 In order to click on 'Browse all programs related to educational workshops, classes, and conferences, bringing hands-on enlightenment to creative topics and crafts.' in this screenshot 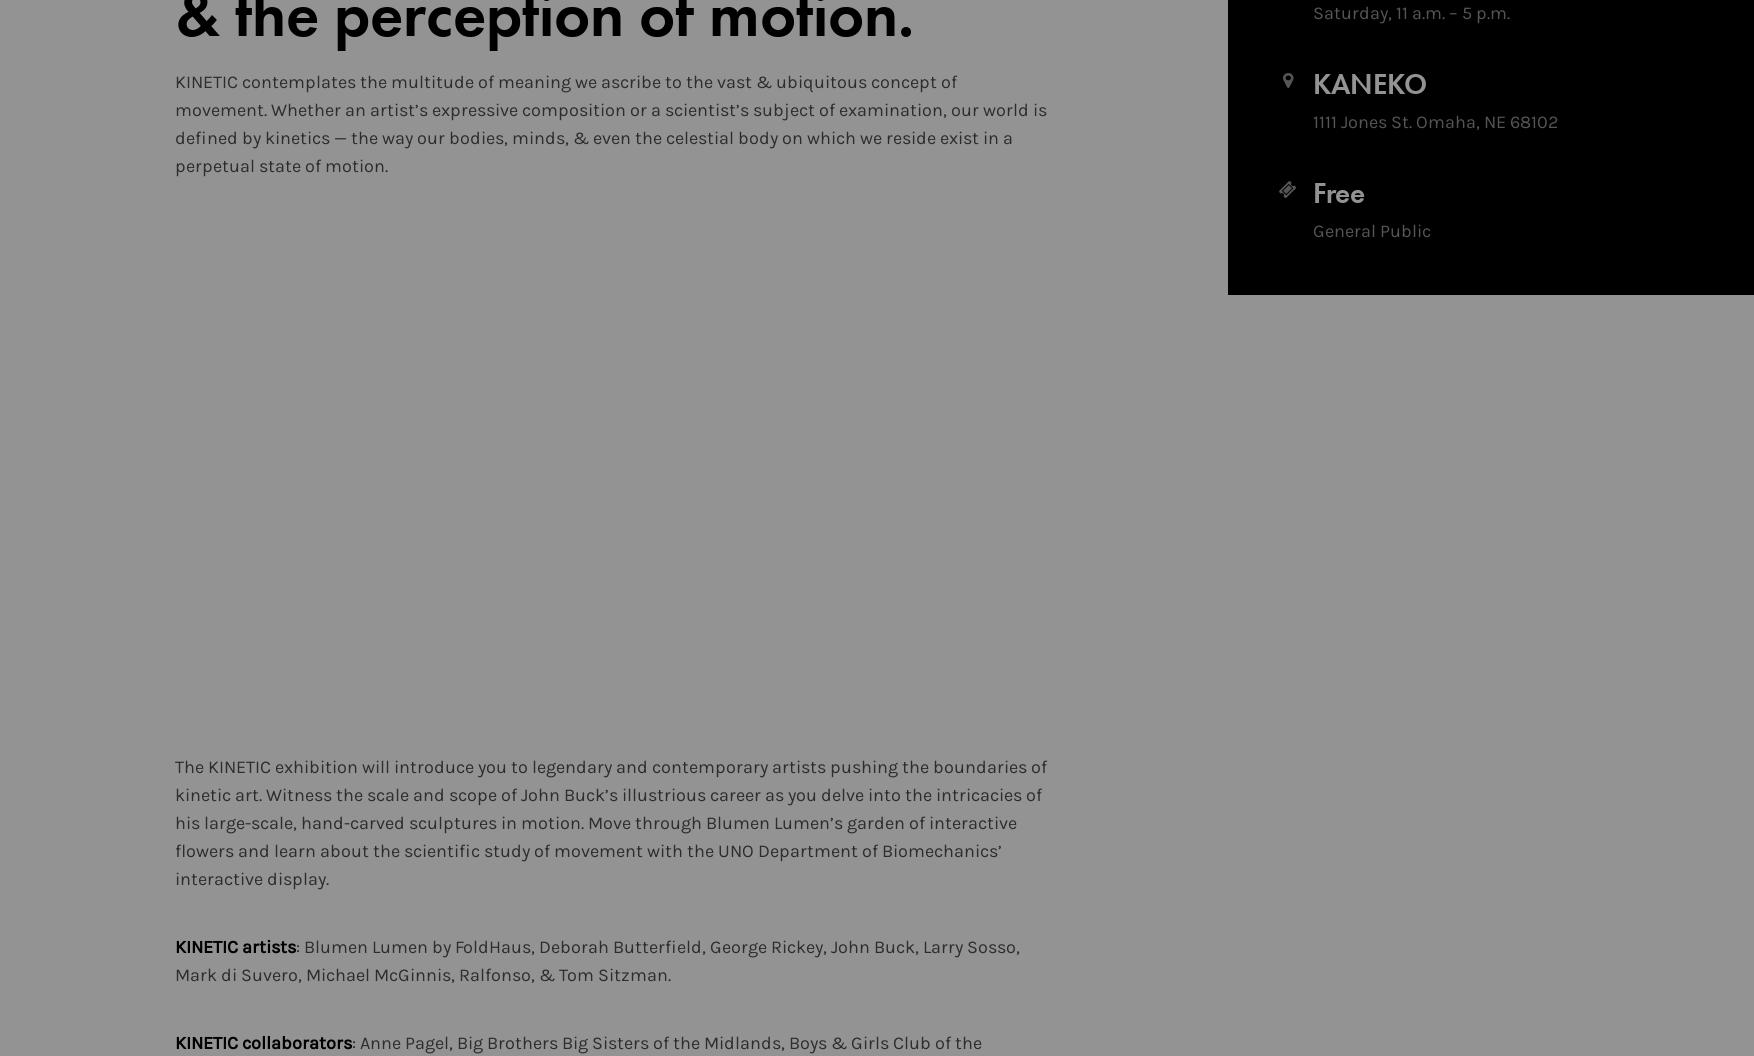, I will do `click(1307, 185)`.